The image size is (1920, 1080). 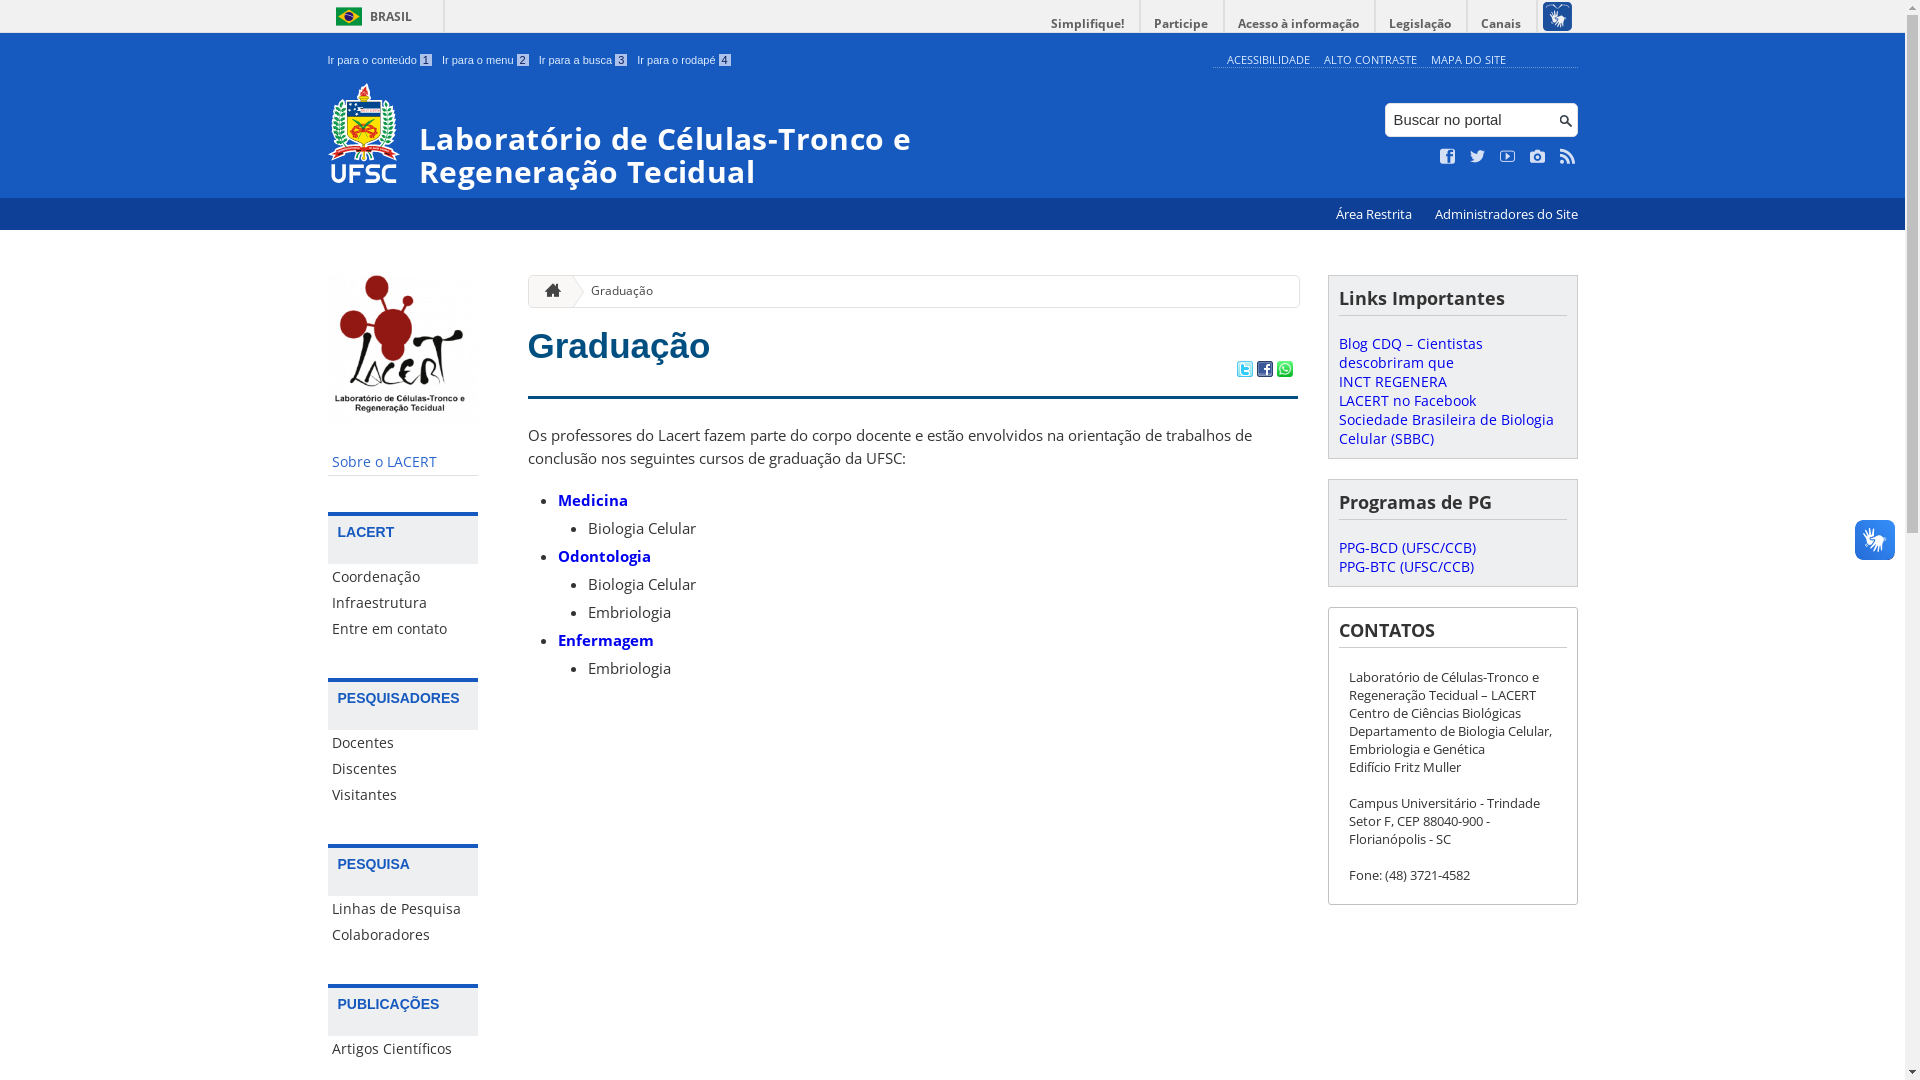 What do you see at coordinates (402, 793) in the screenshot?
I see `'Visitantes'` at bounding box center [402, 793].